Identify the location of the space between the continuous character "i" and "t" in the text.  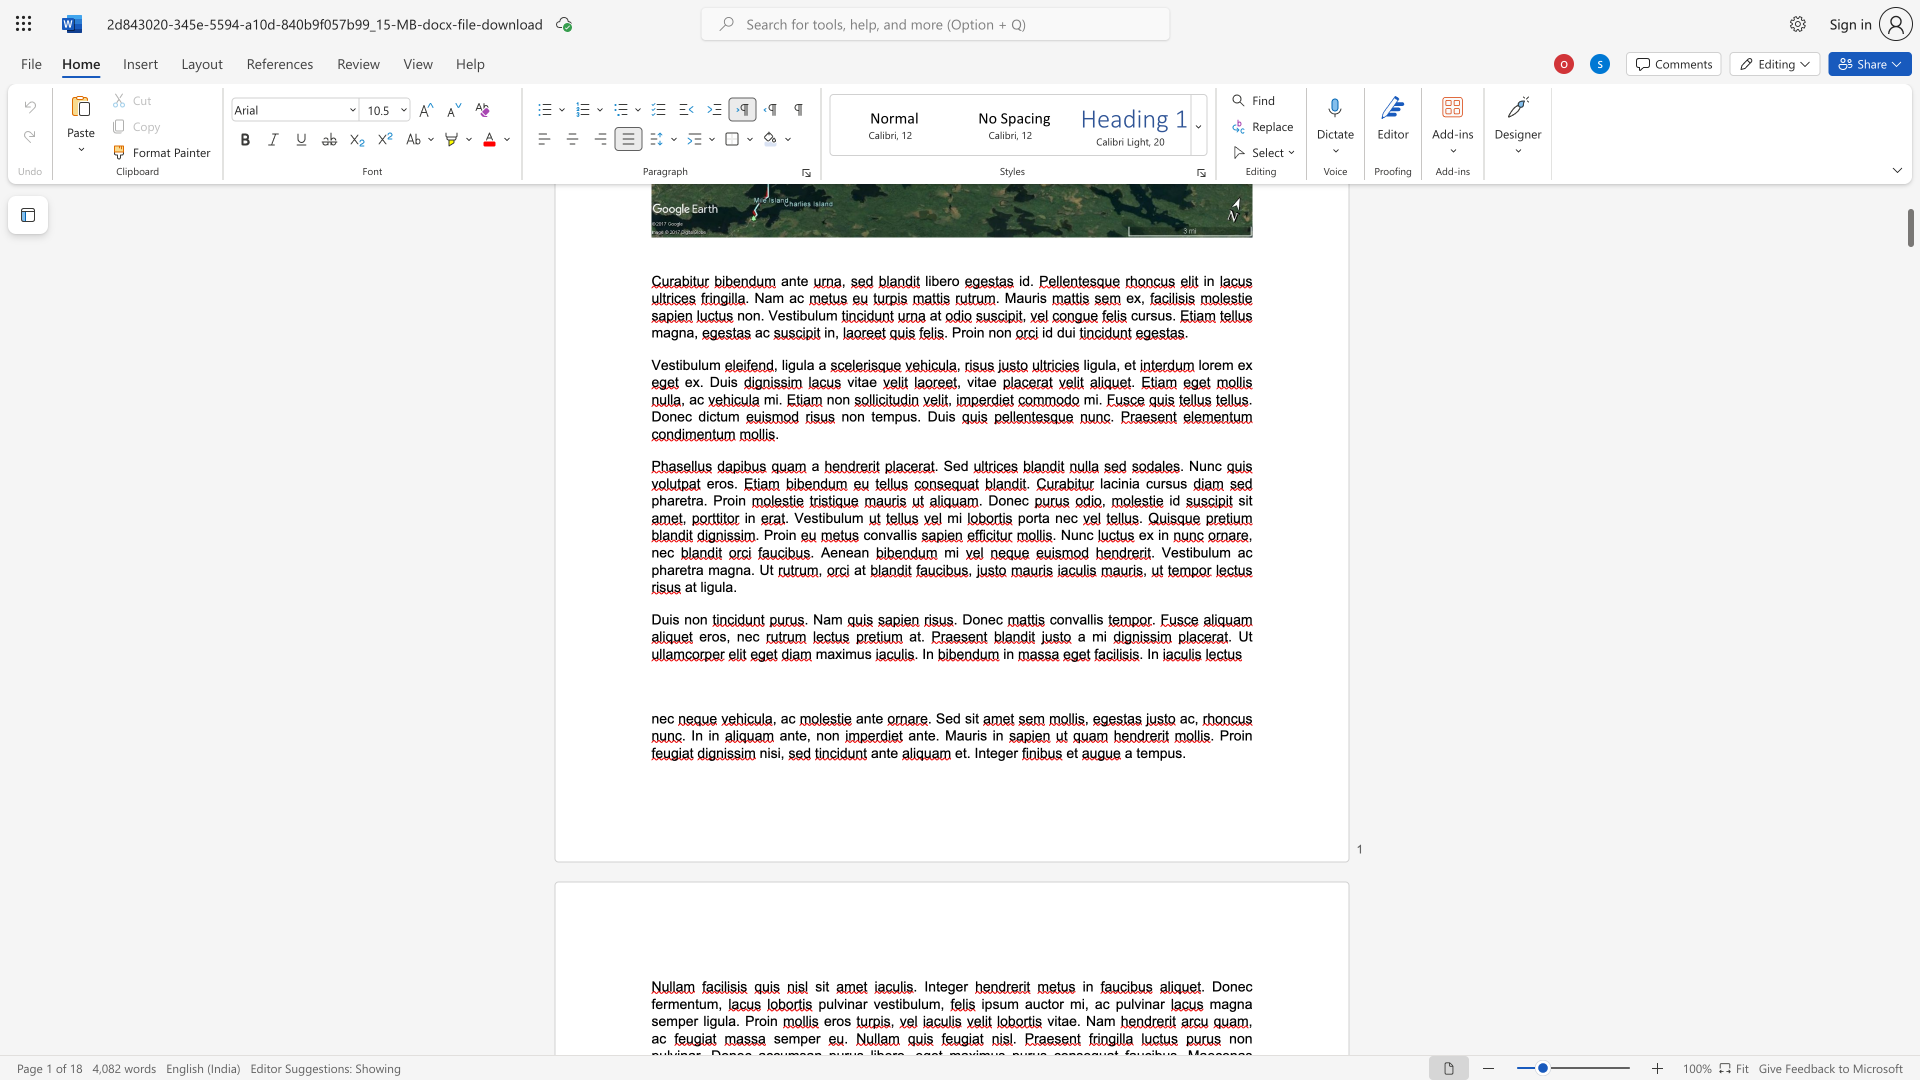
(975, 717).